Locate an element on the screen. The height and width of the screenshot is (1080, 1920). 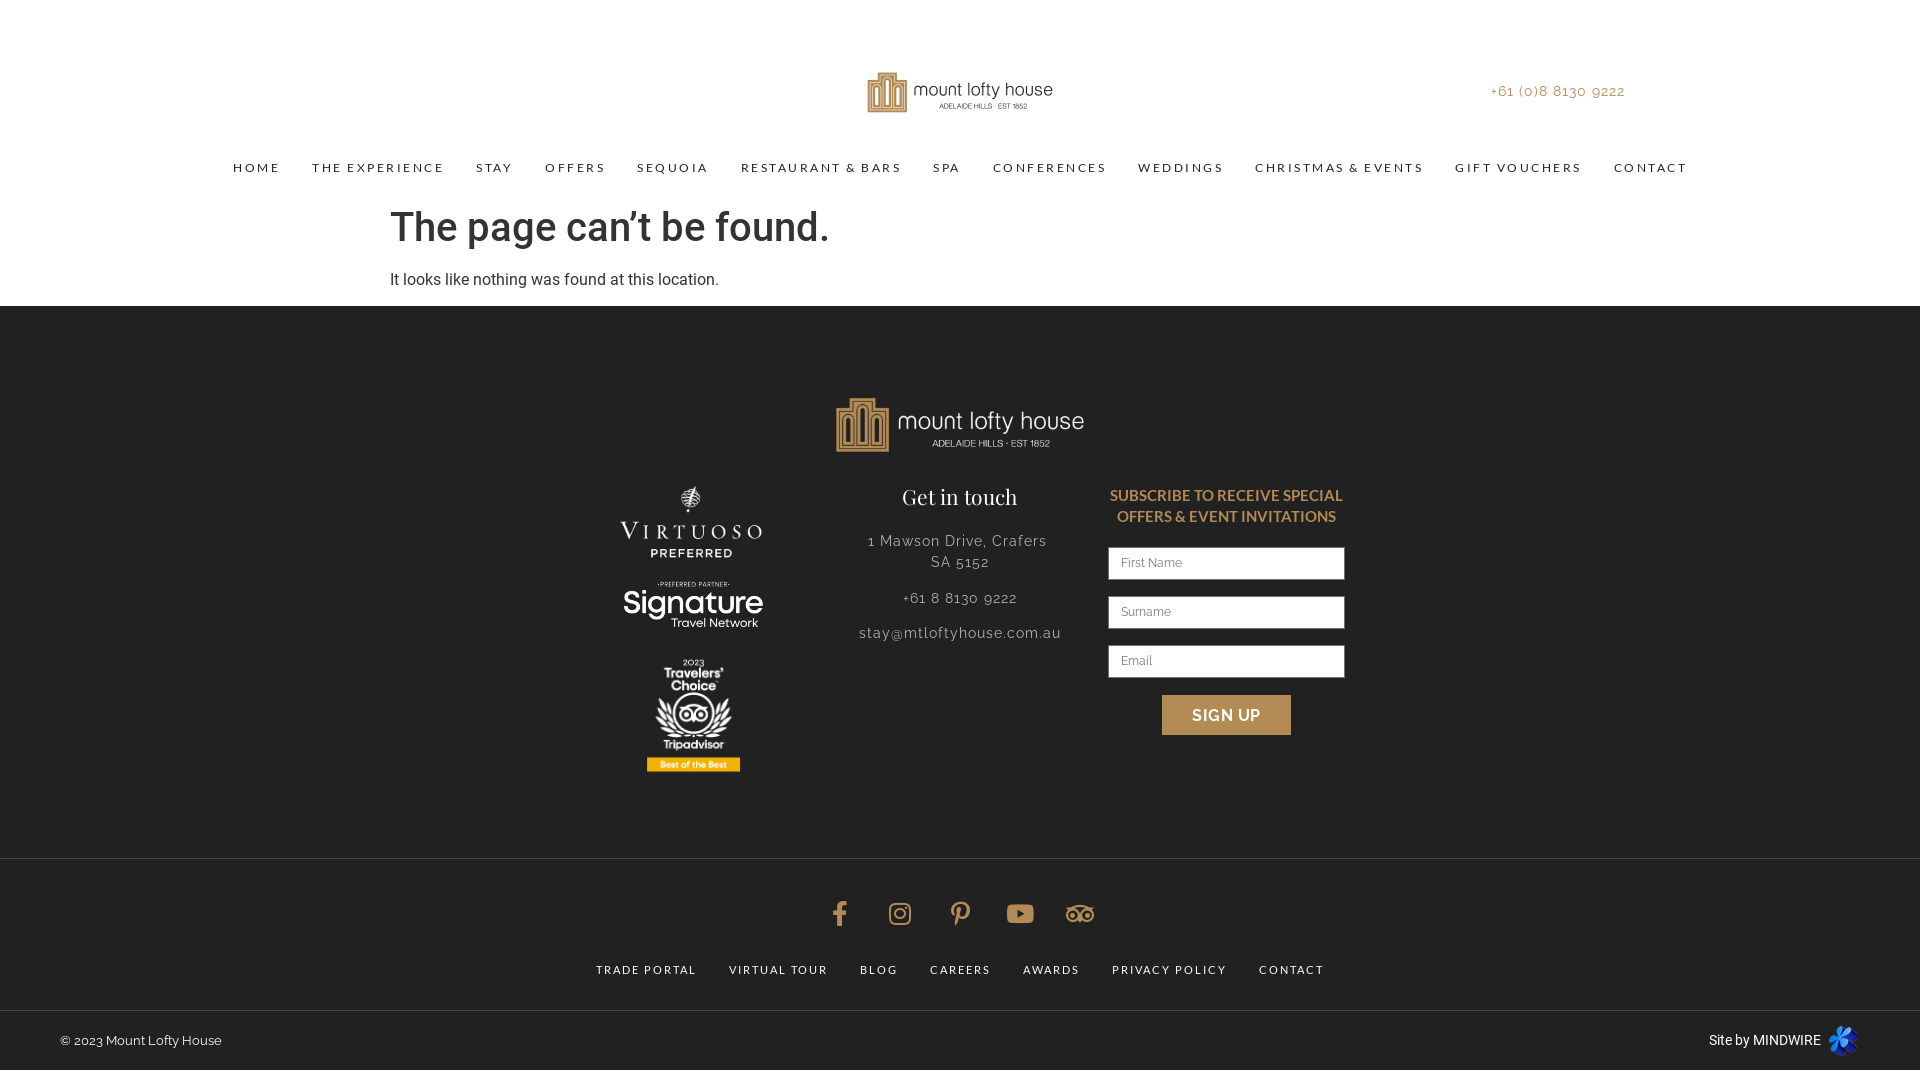
'CAREERS' is located at coordinates (929, 968).